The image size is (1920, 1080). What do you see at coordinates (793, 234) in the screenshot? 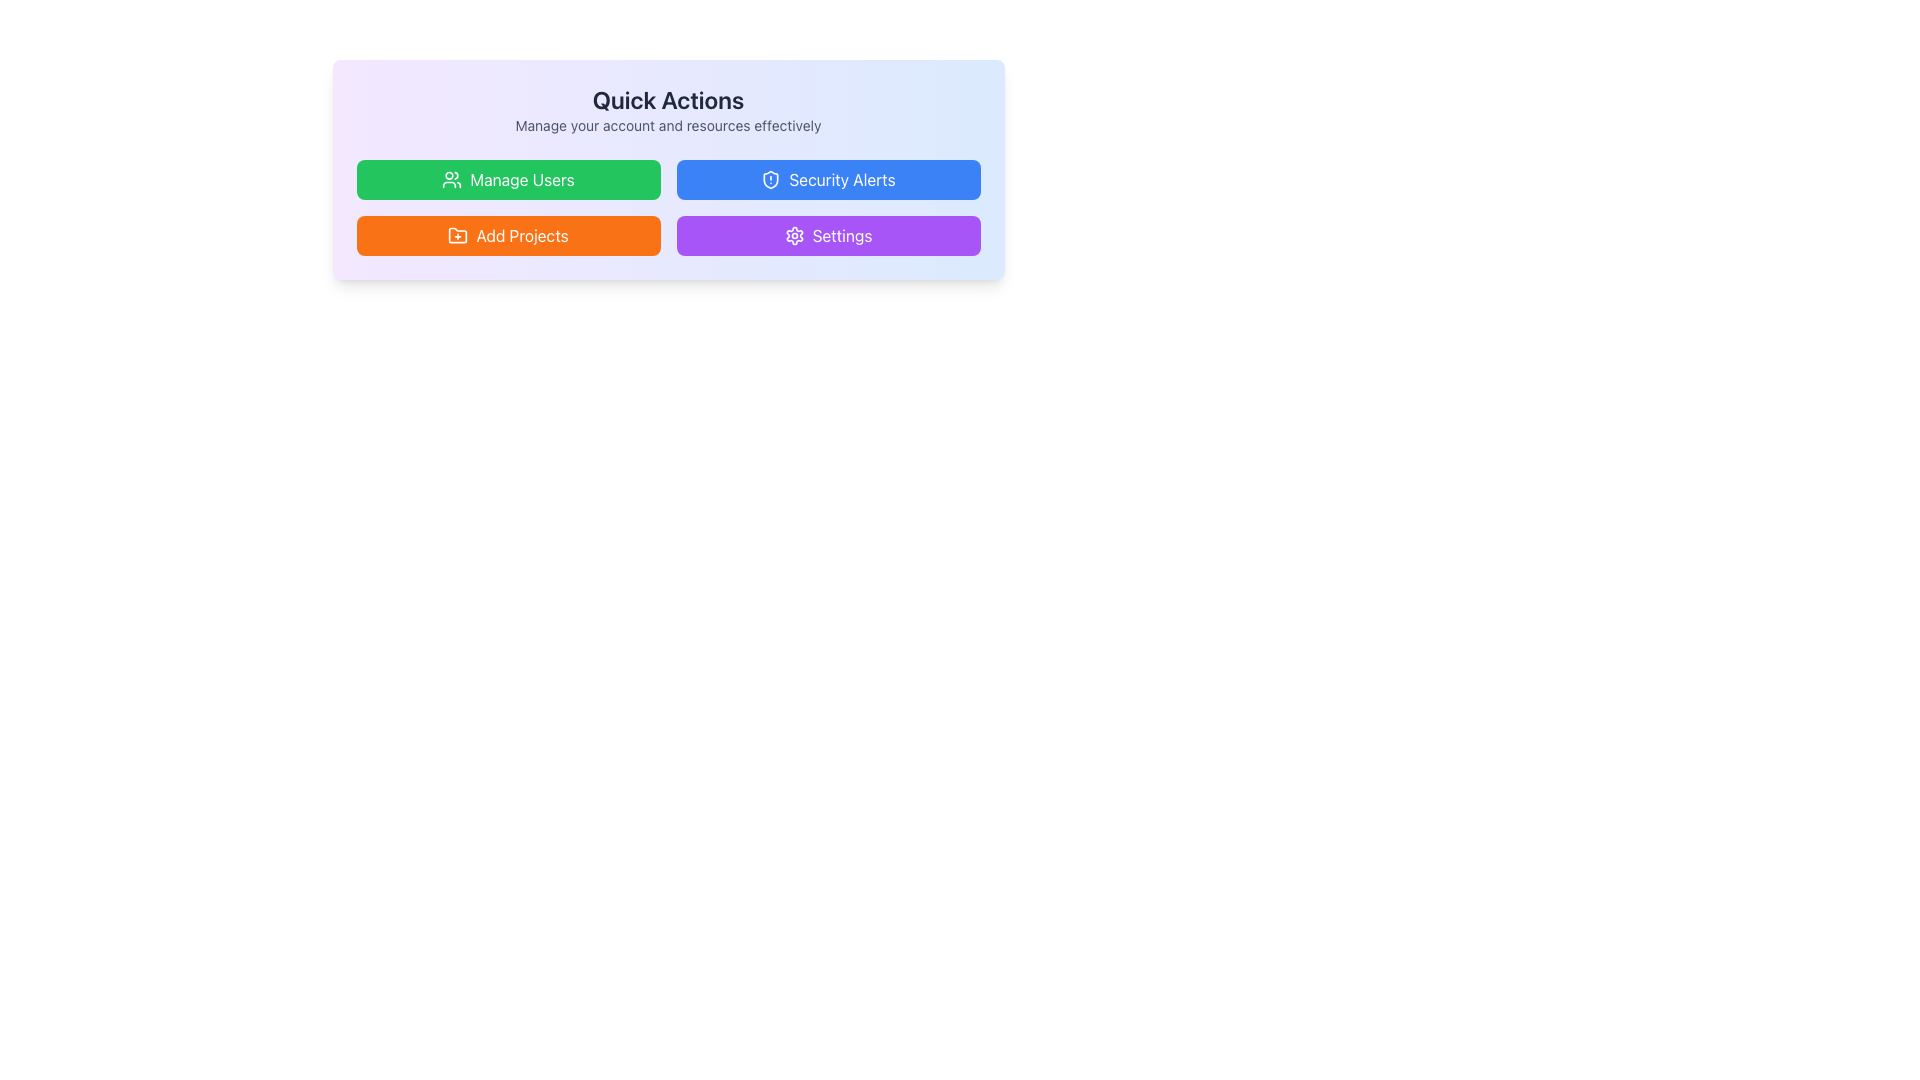
I see `the cogwheel icon located within the 'Settings' button, which is the rightmost button in the bottom row of the 'Quick Actions' section` at bounding box center [793, 234].